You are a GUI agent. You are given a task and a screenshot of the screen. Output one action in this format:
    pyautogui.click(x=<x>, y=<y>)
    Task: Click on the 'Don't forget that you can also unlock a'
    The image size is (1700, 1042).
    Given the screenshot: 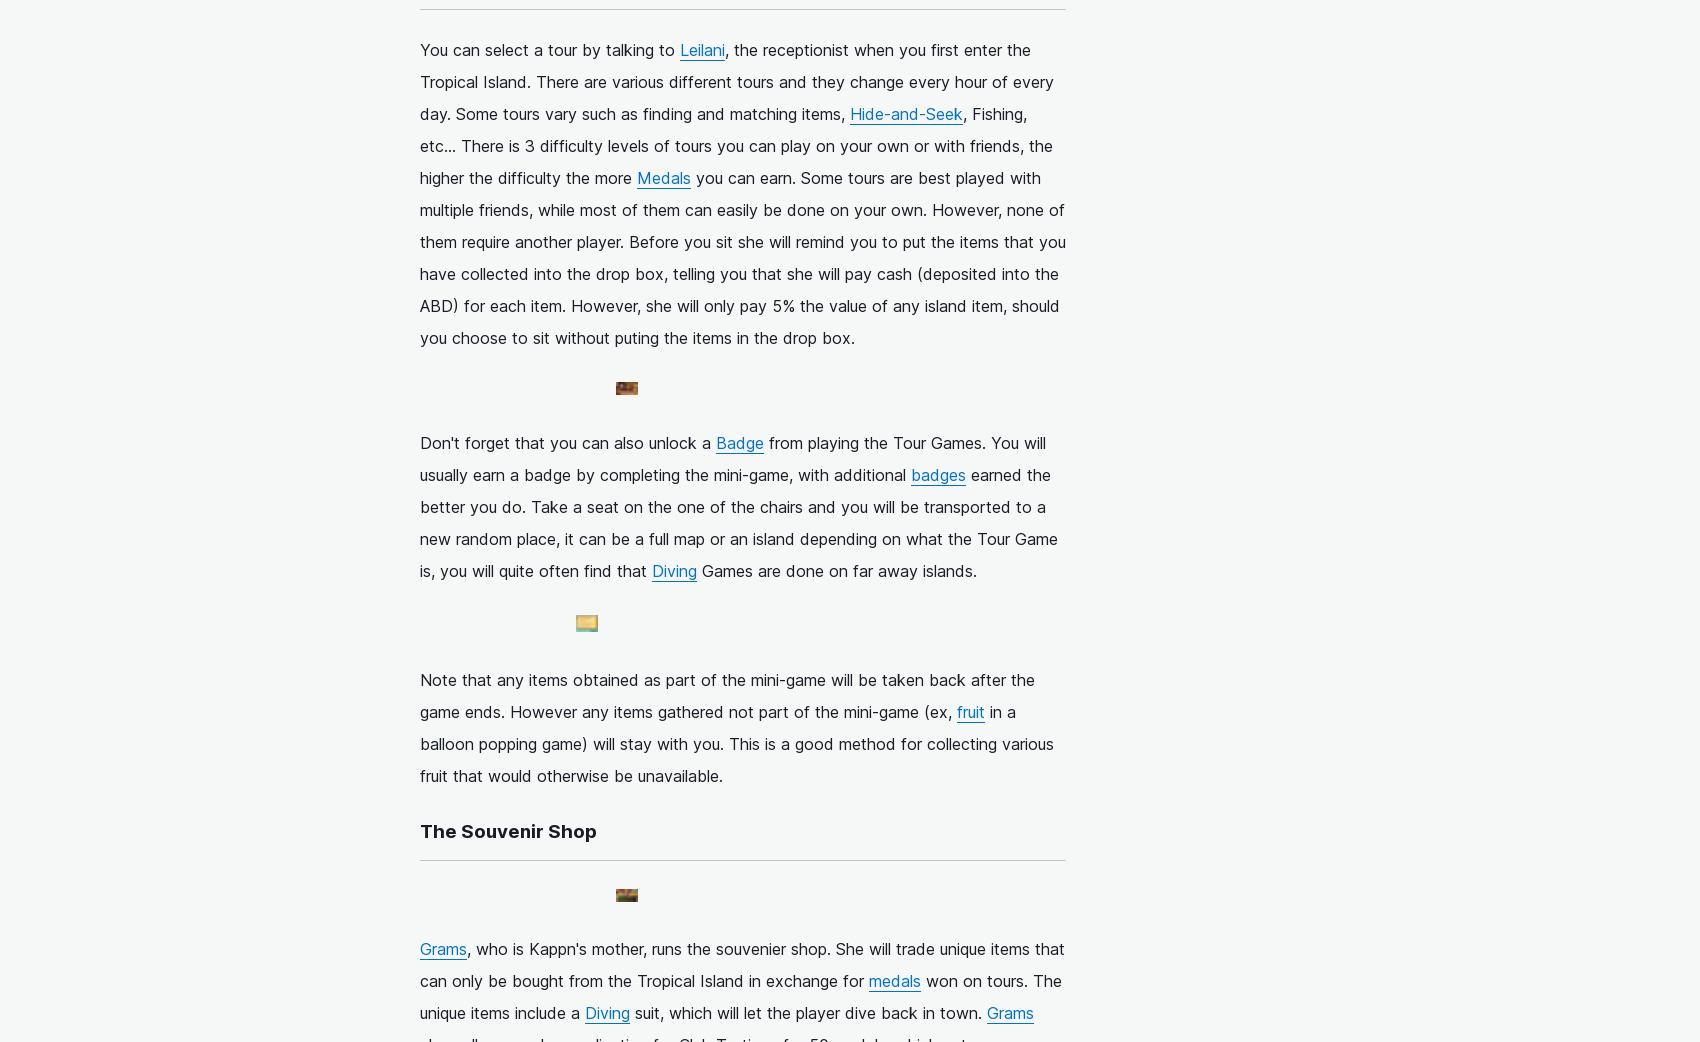 What is the action you would take?
    pyautogui.click(x=566, y=442)
    